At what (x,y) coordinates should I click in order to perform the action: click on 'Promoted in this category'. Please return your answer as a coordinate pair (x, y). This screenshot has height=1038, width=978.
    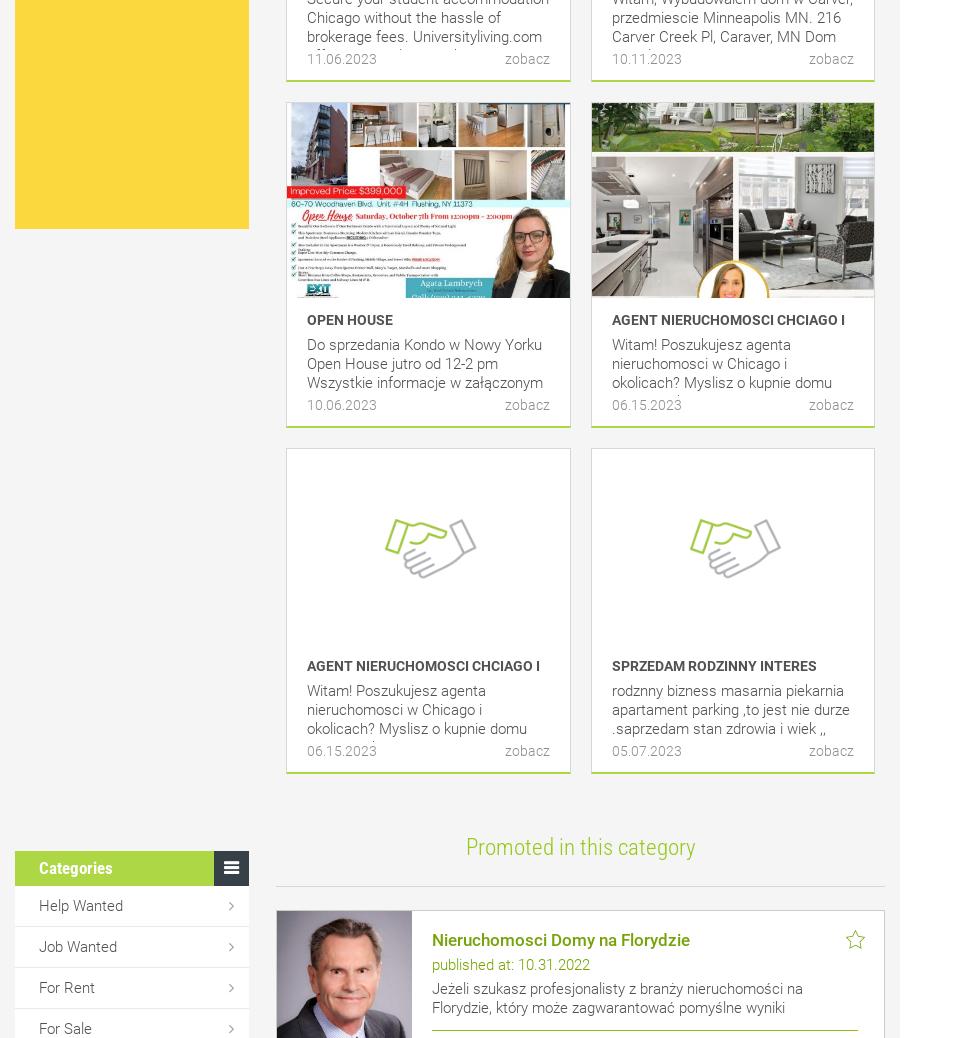
    Looking at the image, I should click on (464, 847).